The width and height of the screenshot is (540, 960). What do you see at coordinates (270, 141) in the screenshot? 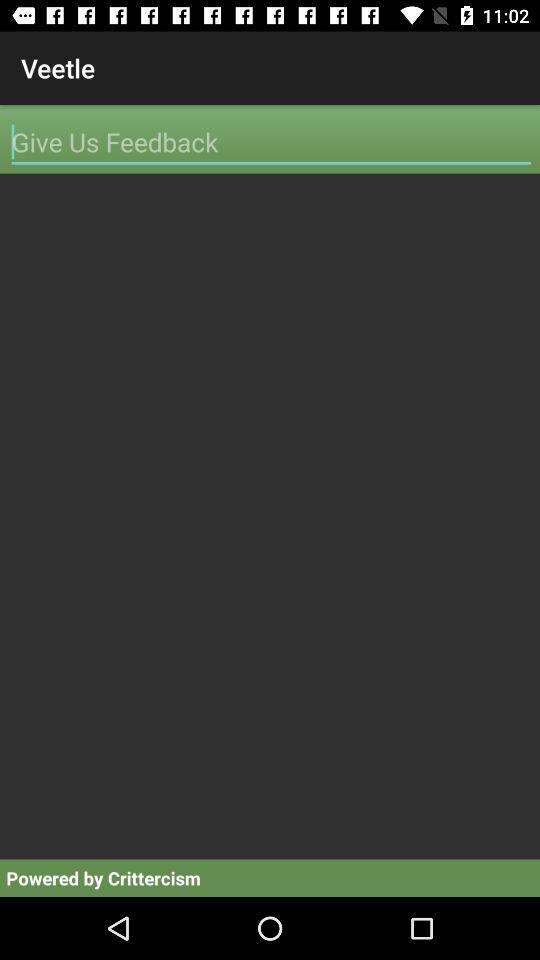
I see `write feedback` at bounding box center [270, 141].